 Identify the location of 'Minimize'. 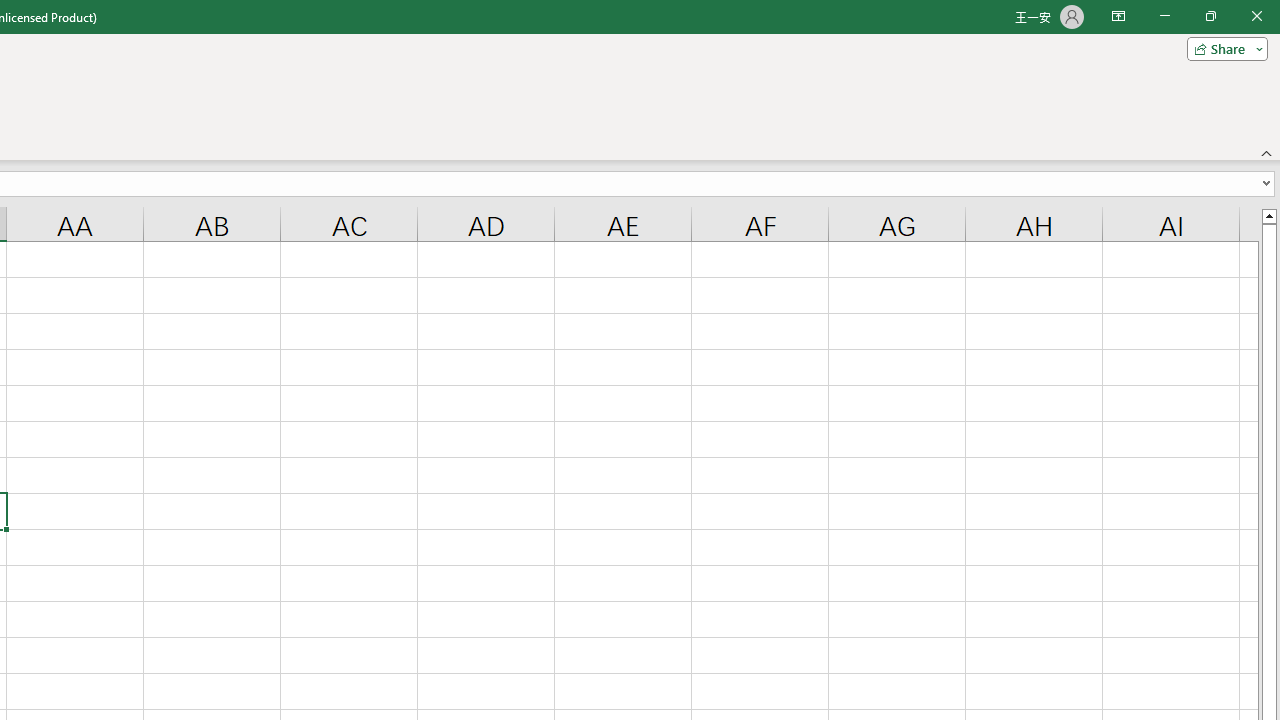
(1164, 16).